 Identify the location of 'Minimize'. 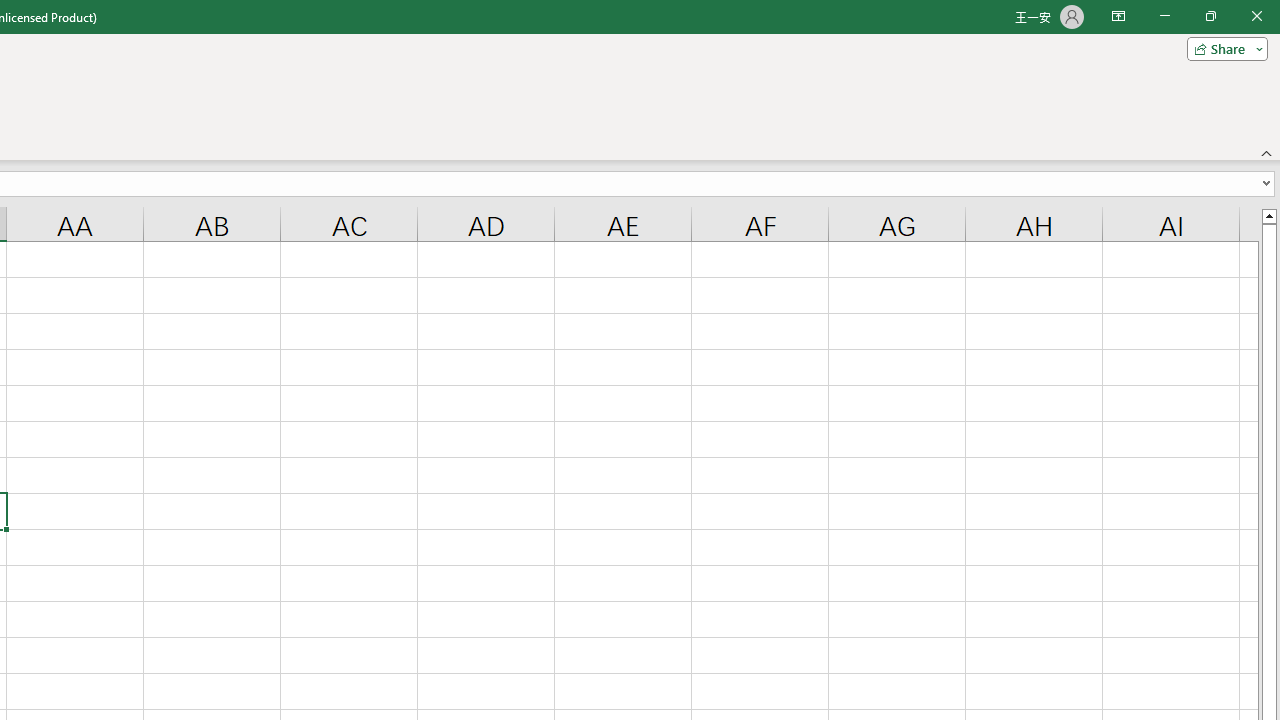
(1164, 16).